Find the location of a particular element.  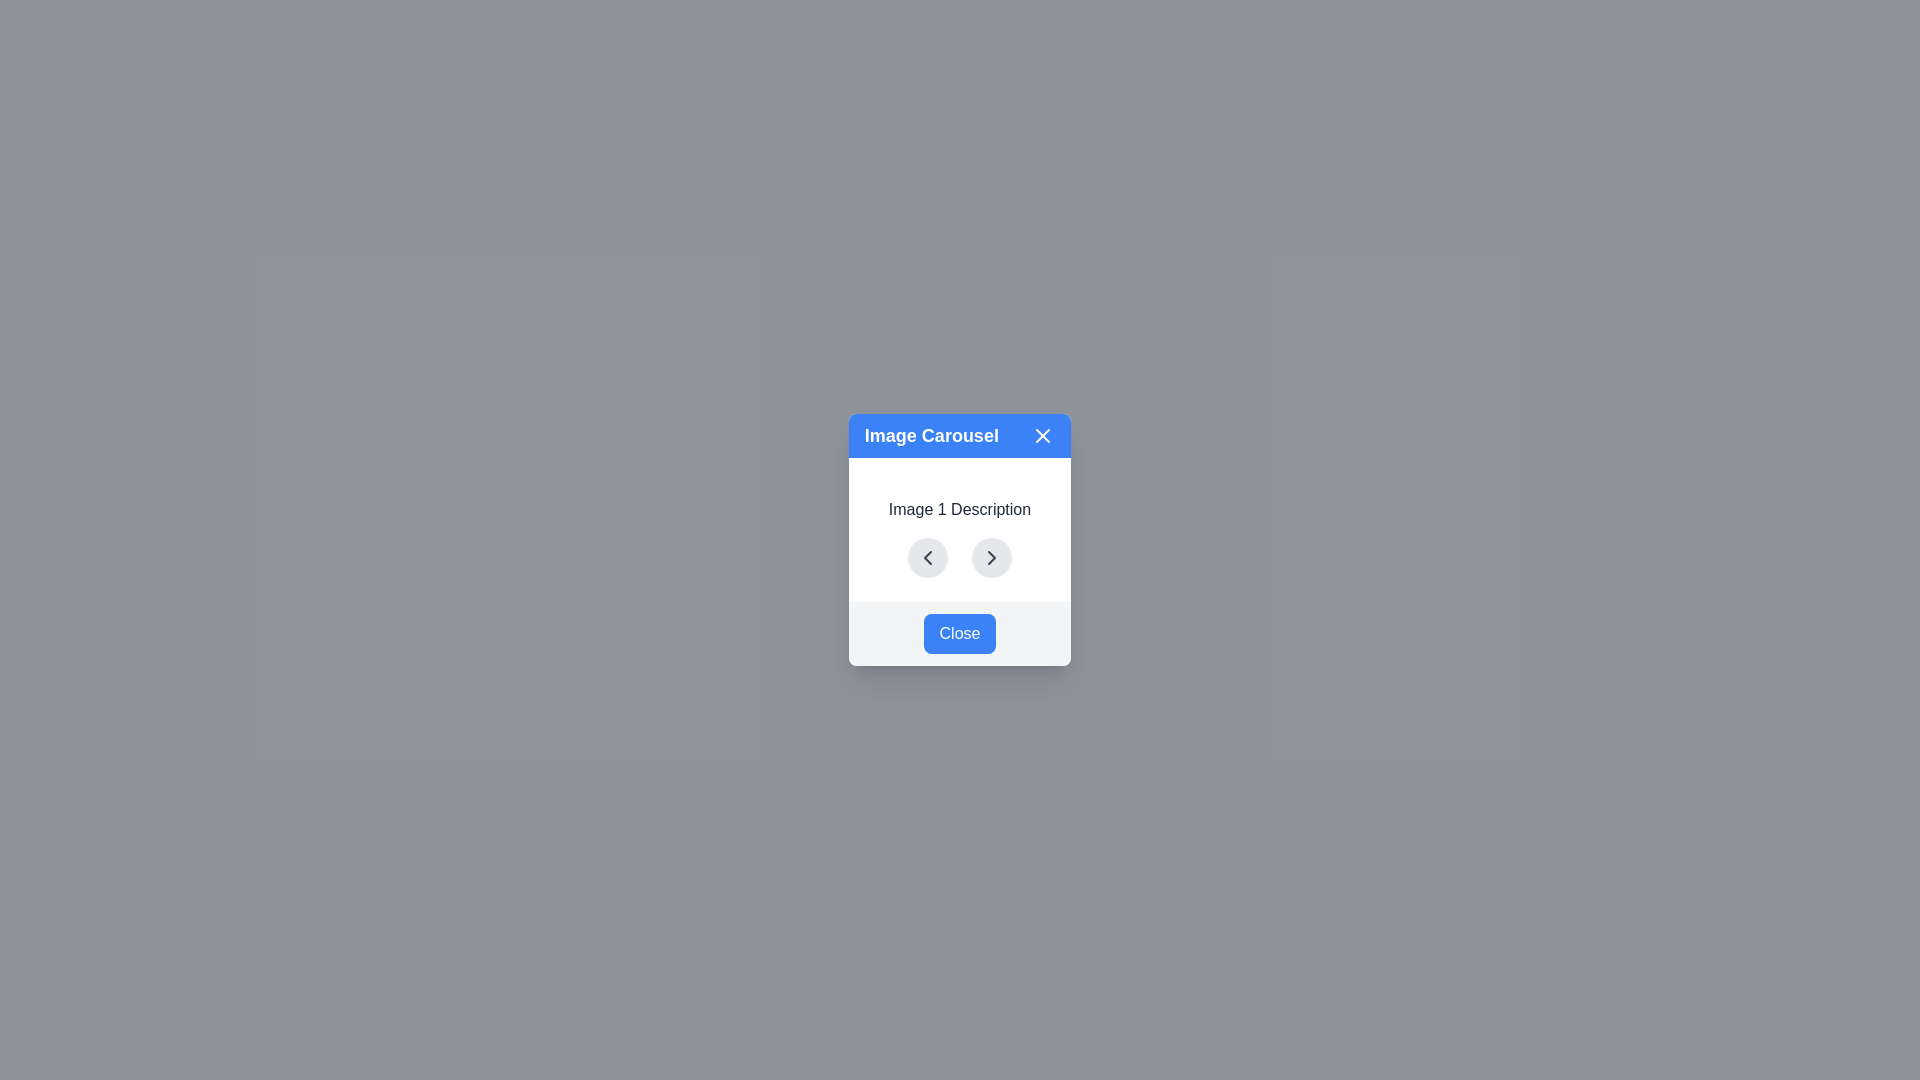

the 'Close' button, which is a blue rectangular button with rounded corners and the label 'Close' in white, located at the bottom center of the 'Image Carousel' modal dialog is located at coordinates (960, 633).